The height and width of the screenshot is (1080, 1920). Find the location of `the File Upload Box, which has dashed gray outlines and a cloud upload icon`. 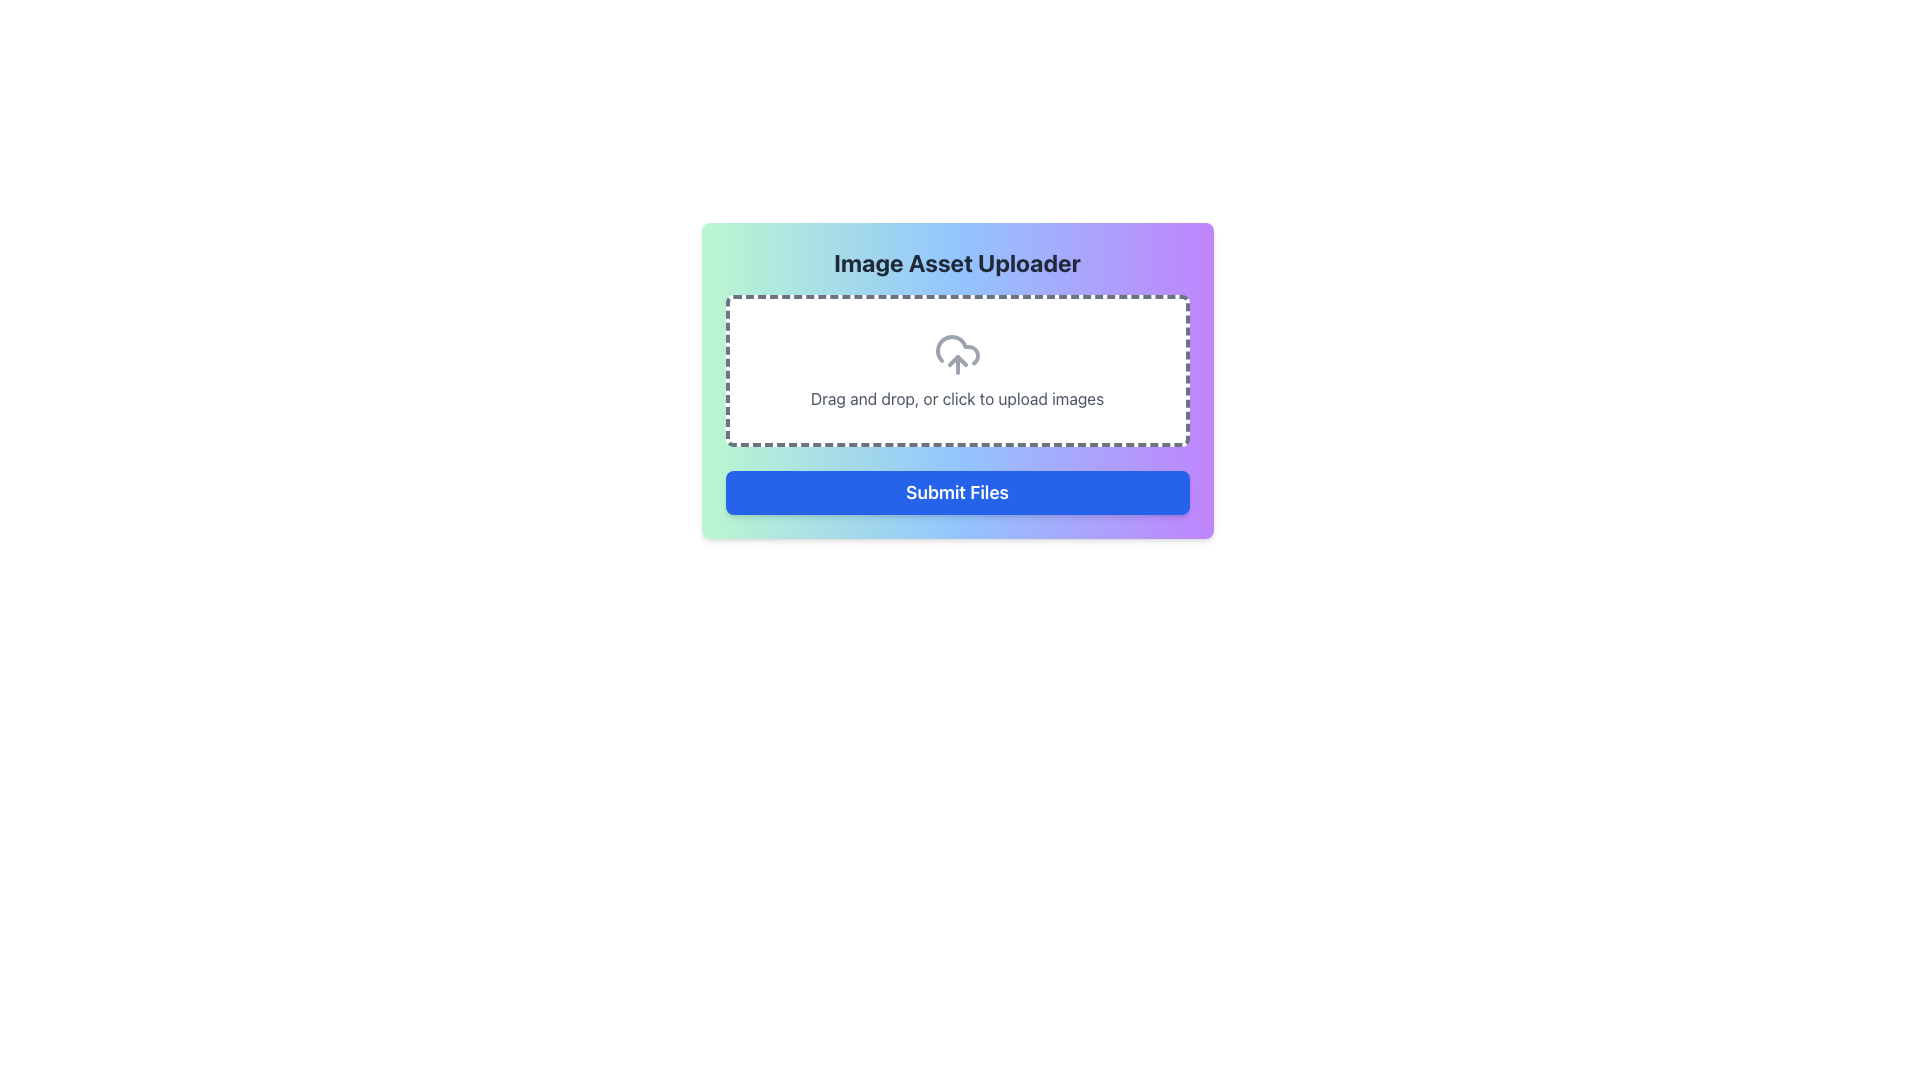

the File Upload Box, which has dashed gray outlines and a cloud upload icon is located at coordinates (956, 370).